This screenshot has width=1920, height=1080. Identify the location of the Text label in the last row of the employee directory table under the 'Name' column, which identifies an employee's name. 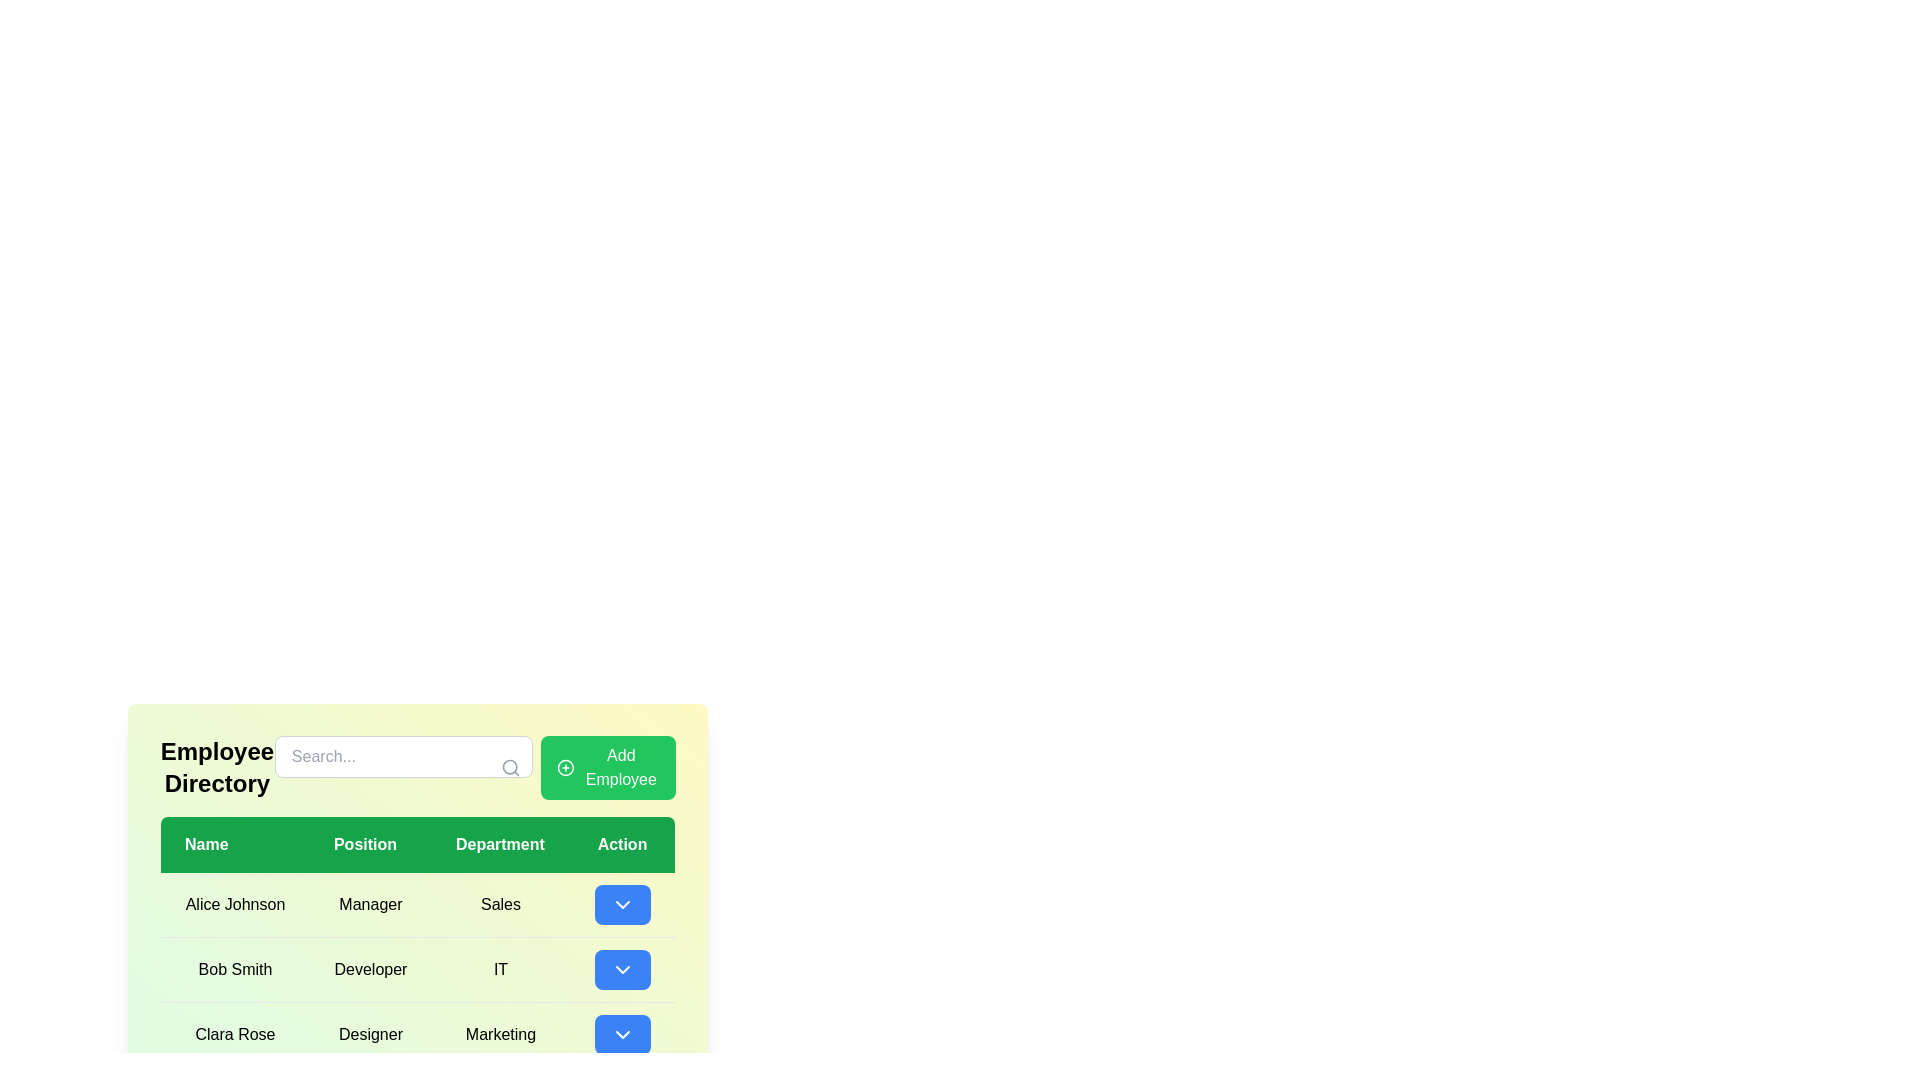
(235, 1034).